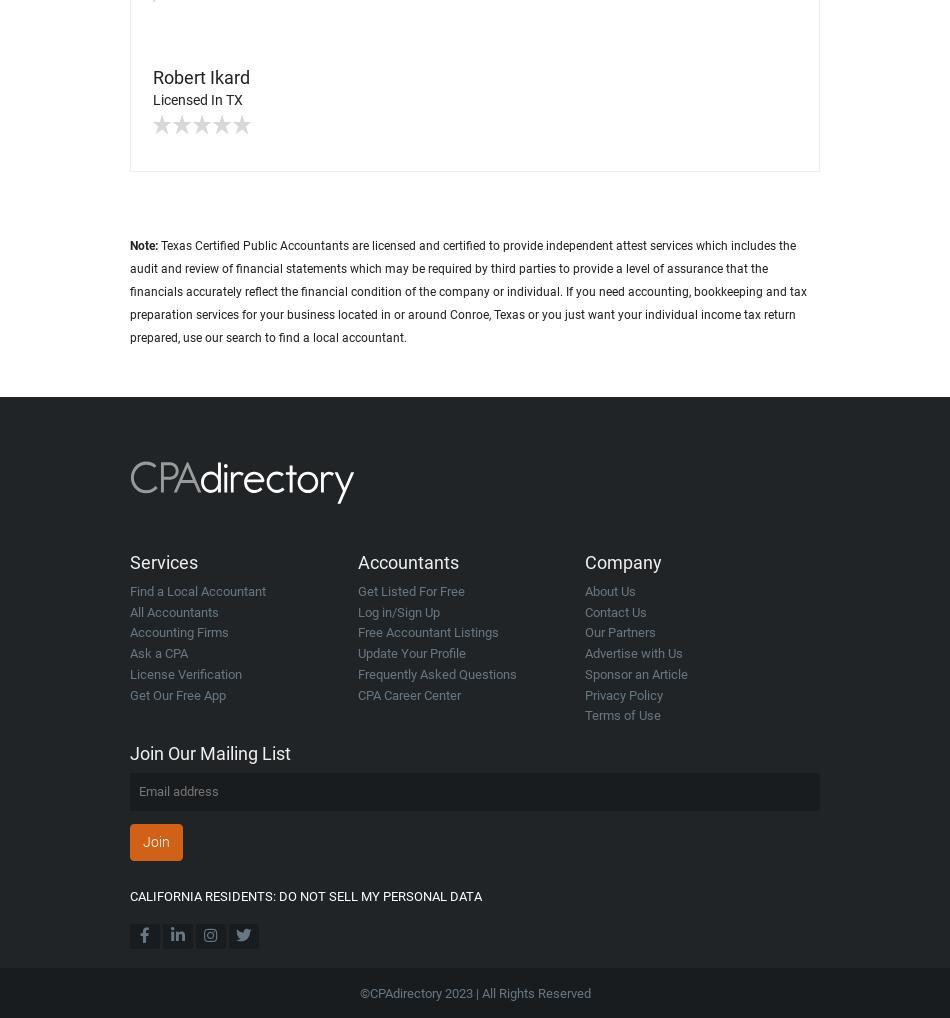  Describe the element at coordinates (516, 993) in the screenshot. I see `'2023 | All Rights Reserved'` at that location.